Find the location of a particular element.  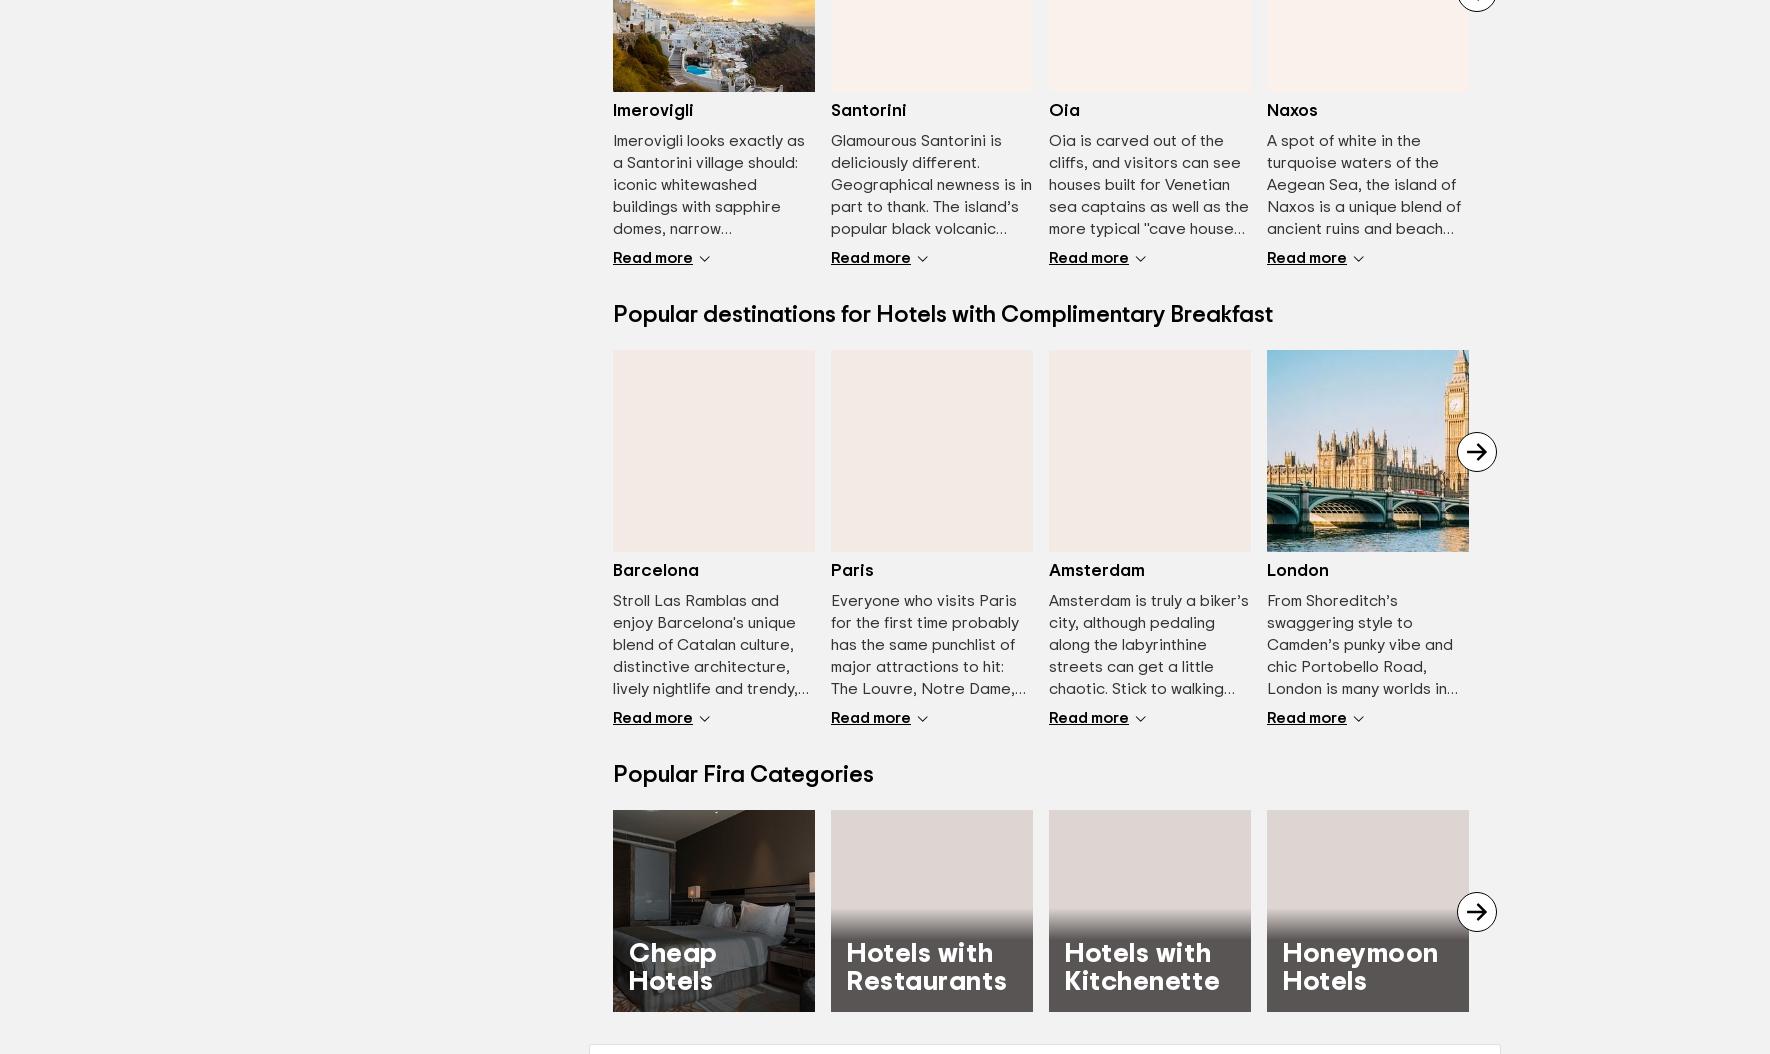

'Amsterdam' is located at coordinates (1097, 570).